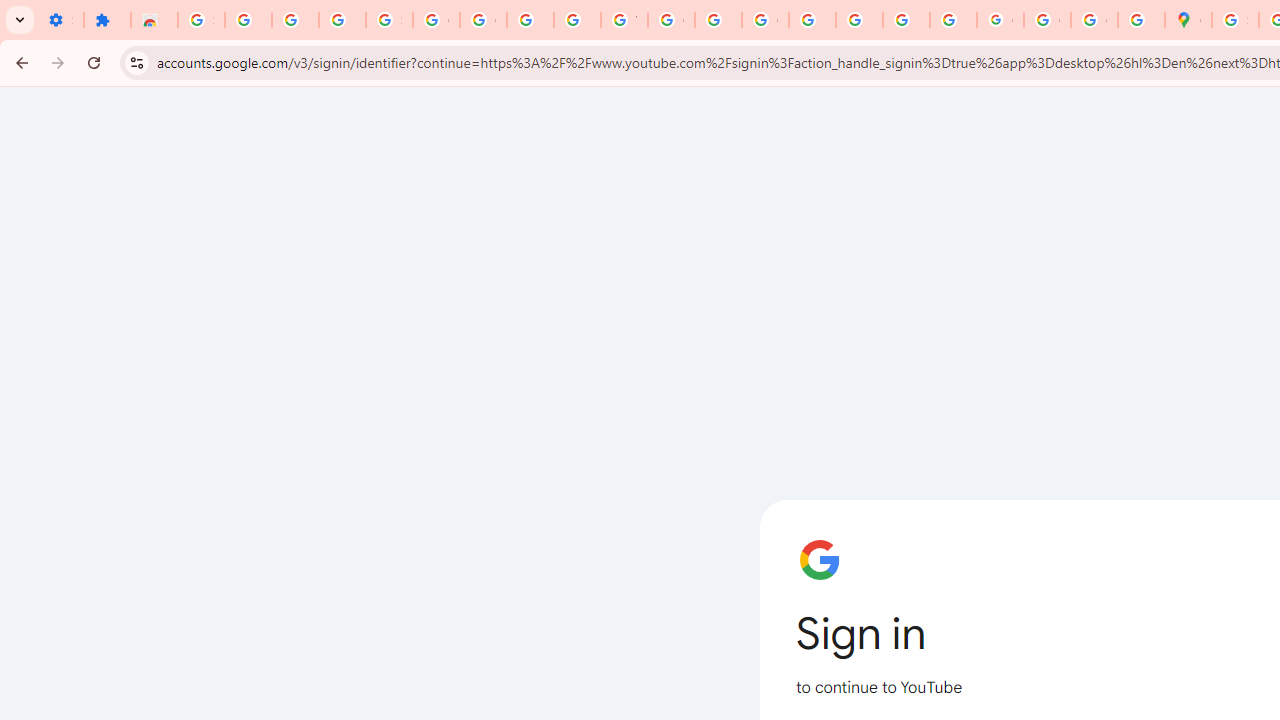  I want to click on 'Google Maps', so click(1188, 20).